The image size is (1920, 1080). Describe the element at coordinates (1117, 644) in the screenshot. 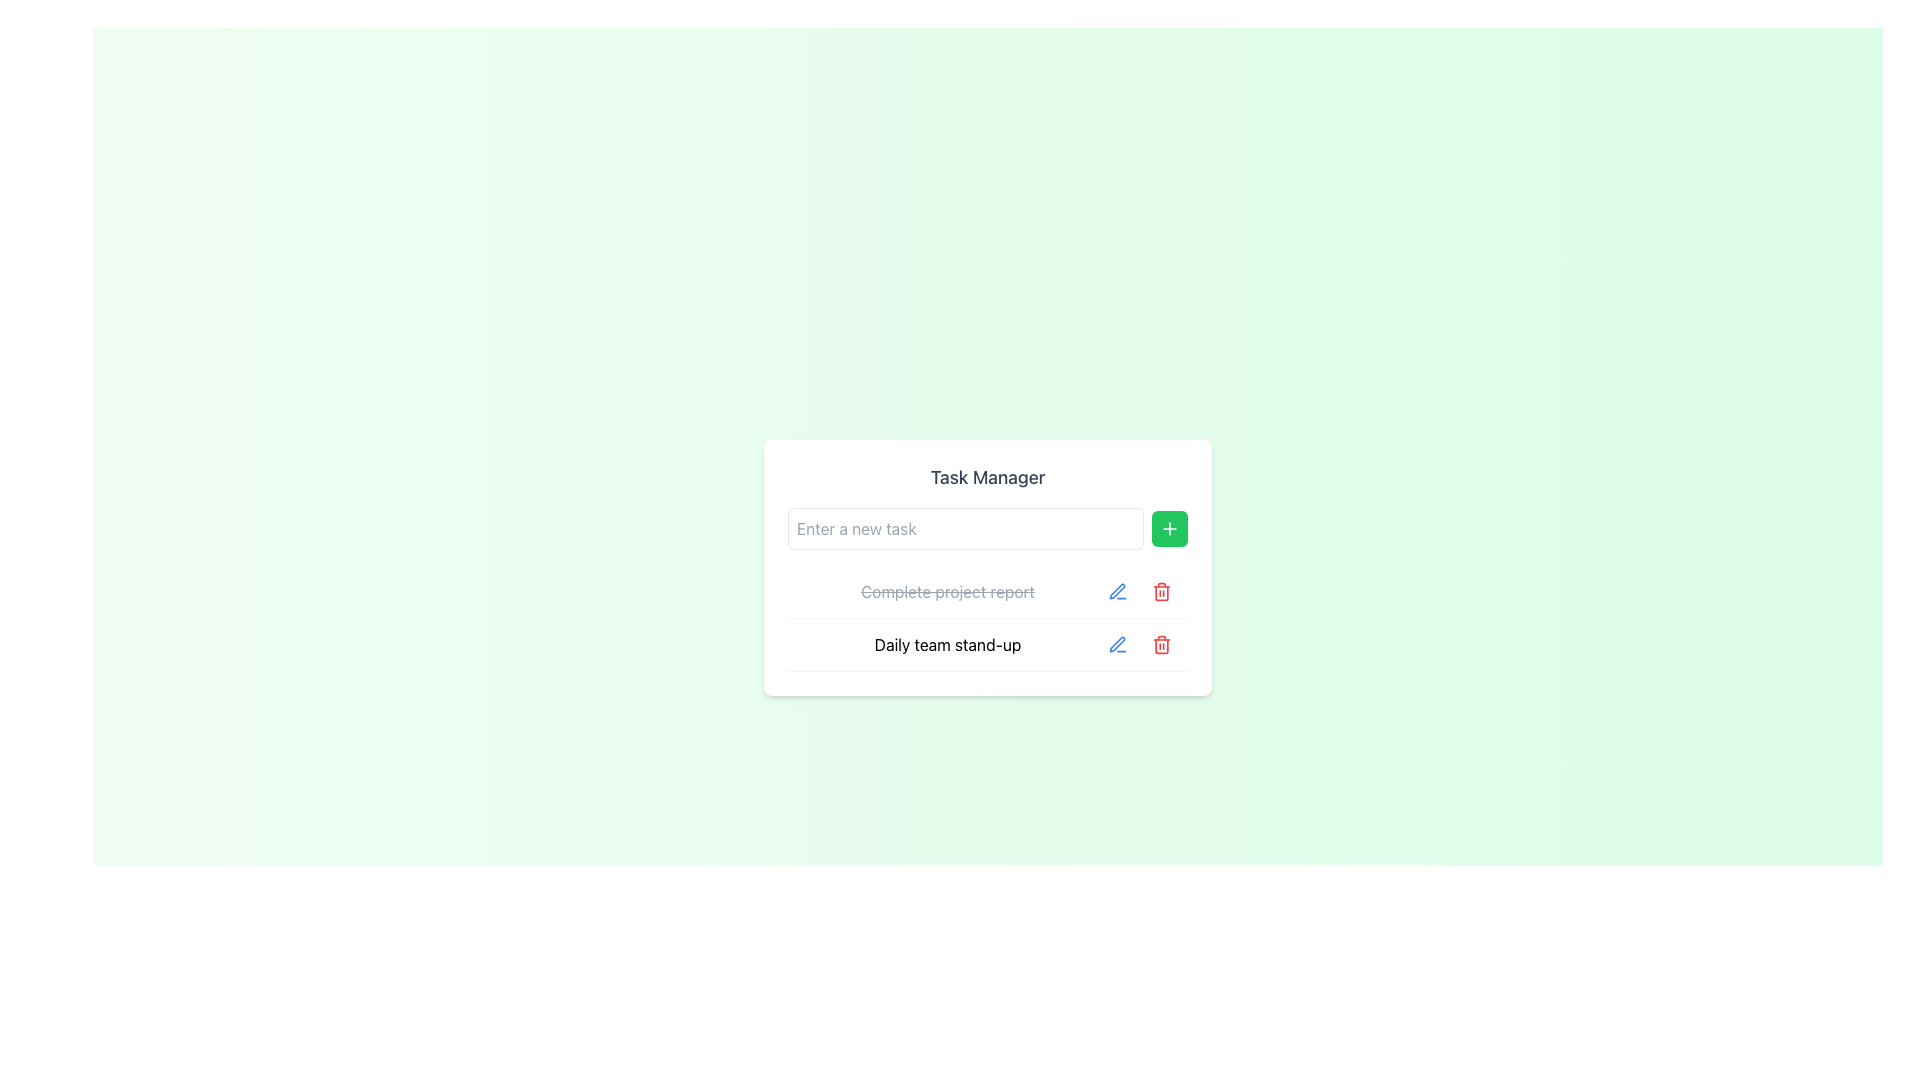

I see `the edit button located in the second task row of the task list interface` at that location.